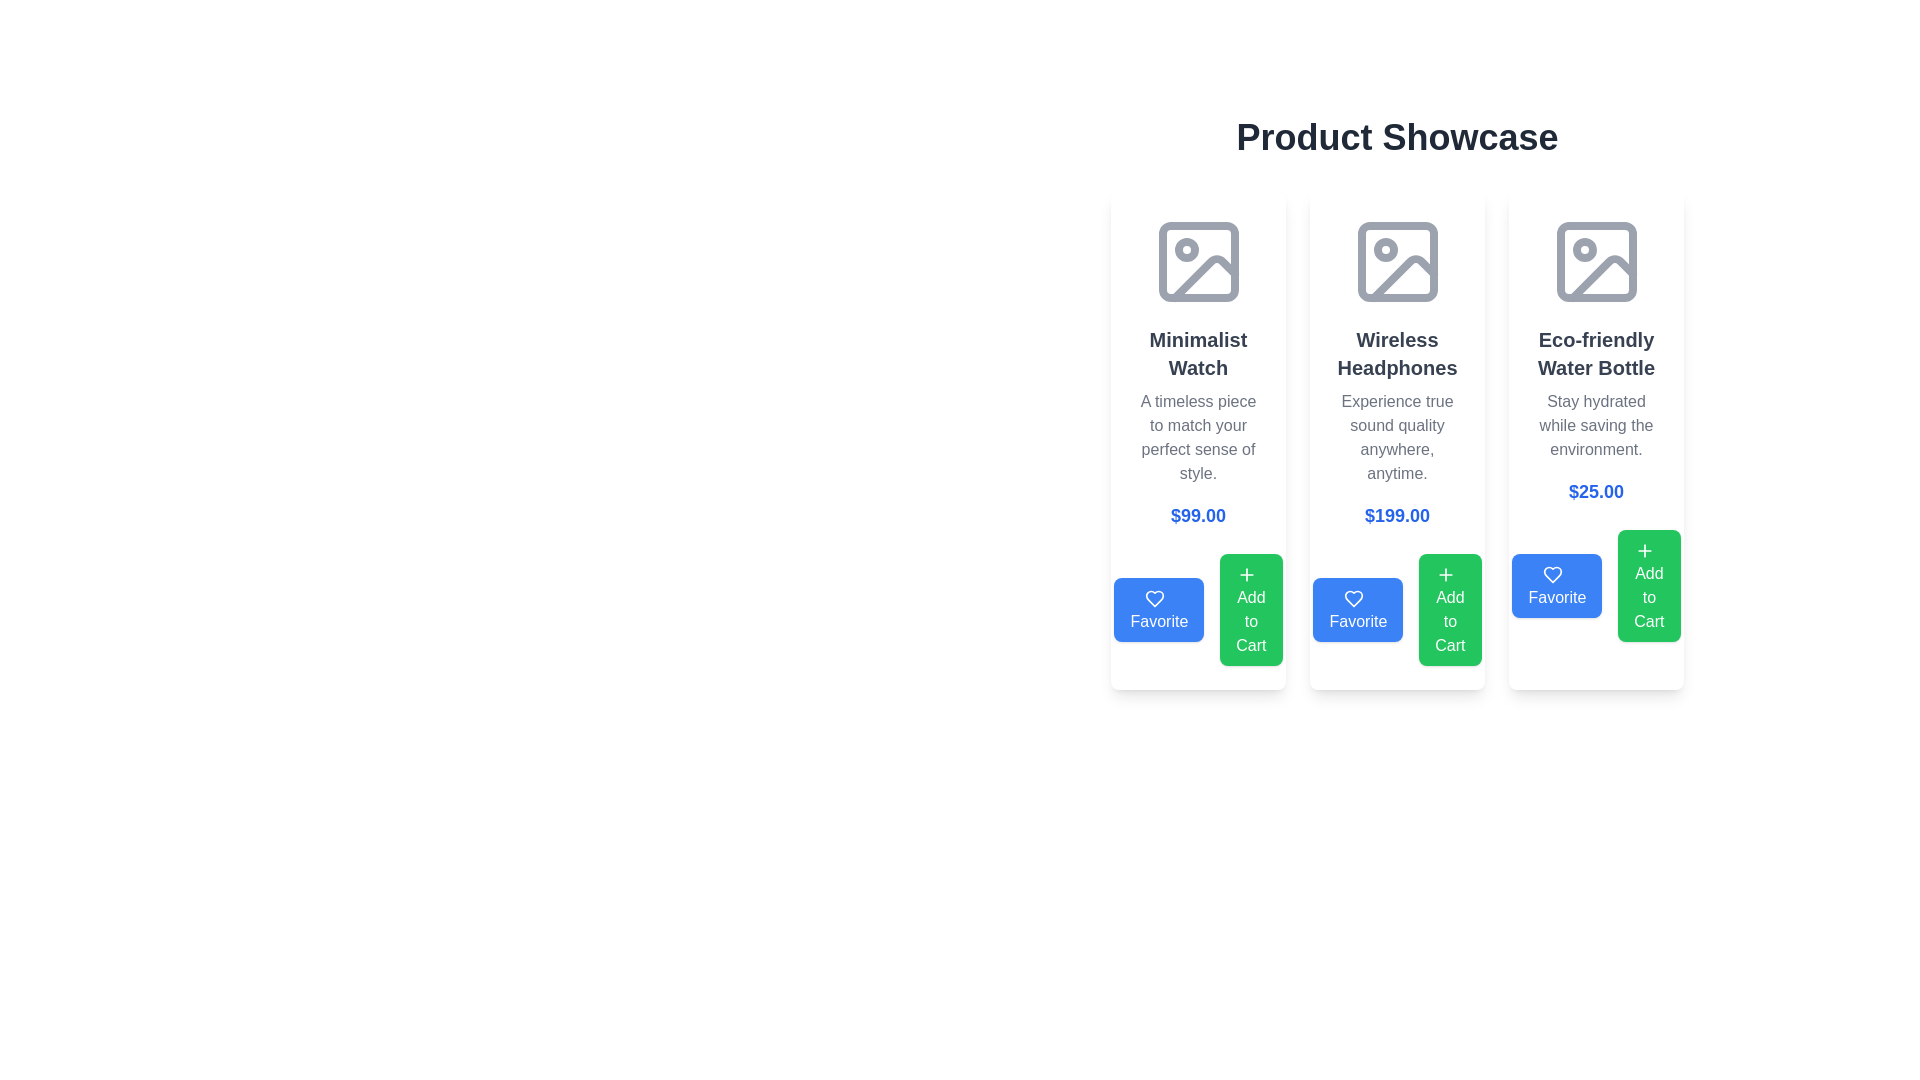 The height and width of the screenshot is (1080, 1920). I want to click on the graphic placeholder icon located in the 'Wireless Headphones' section, which is the second card from the left, positioned at the top area above the title 'Wireless Headphones', so click(1396, 261).